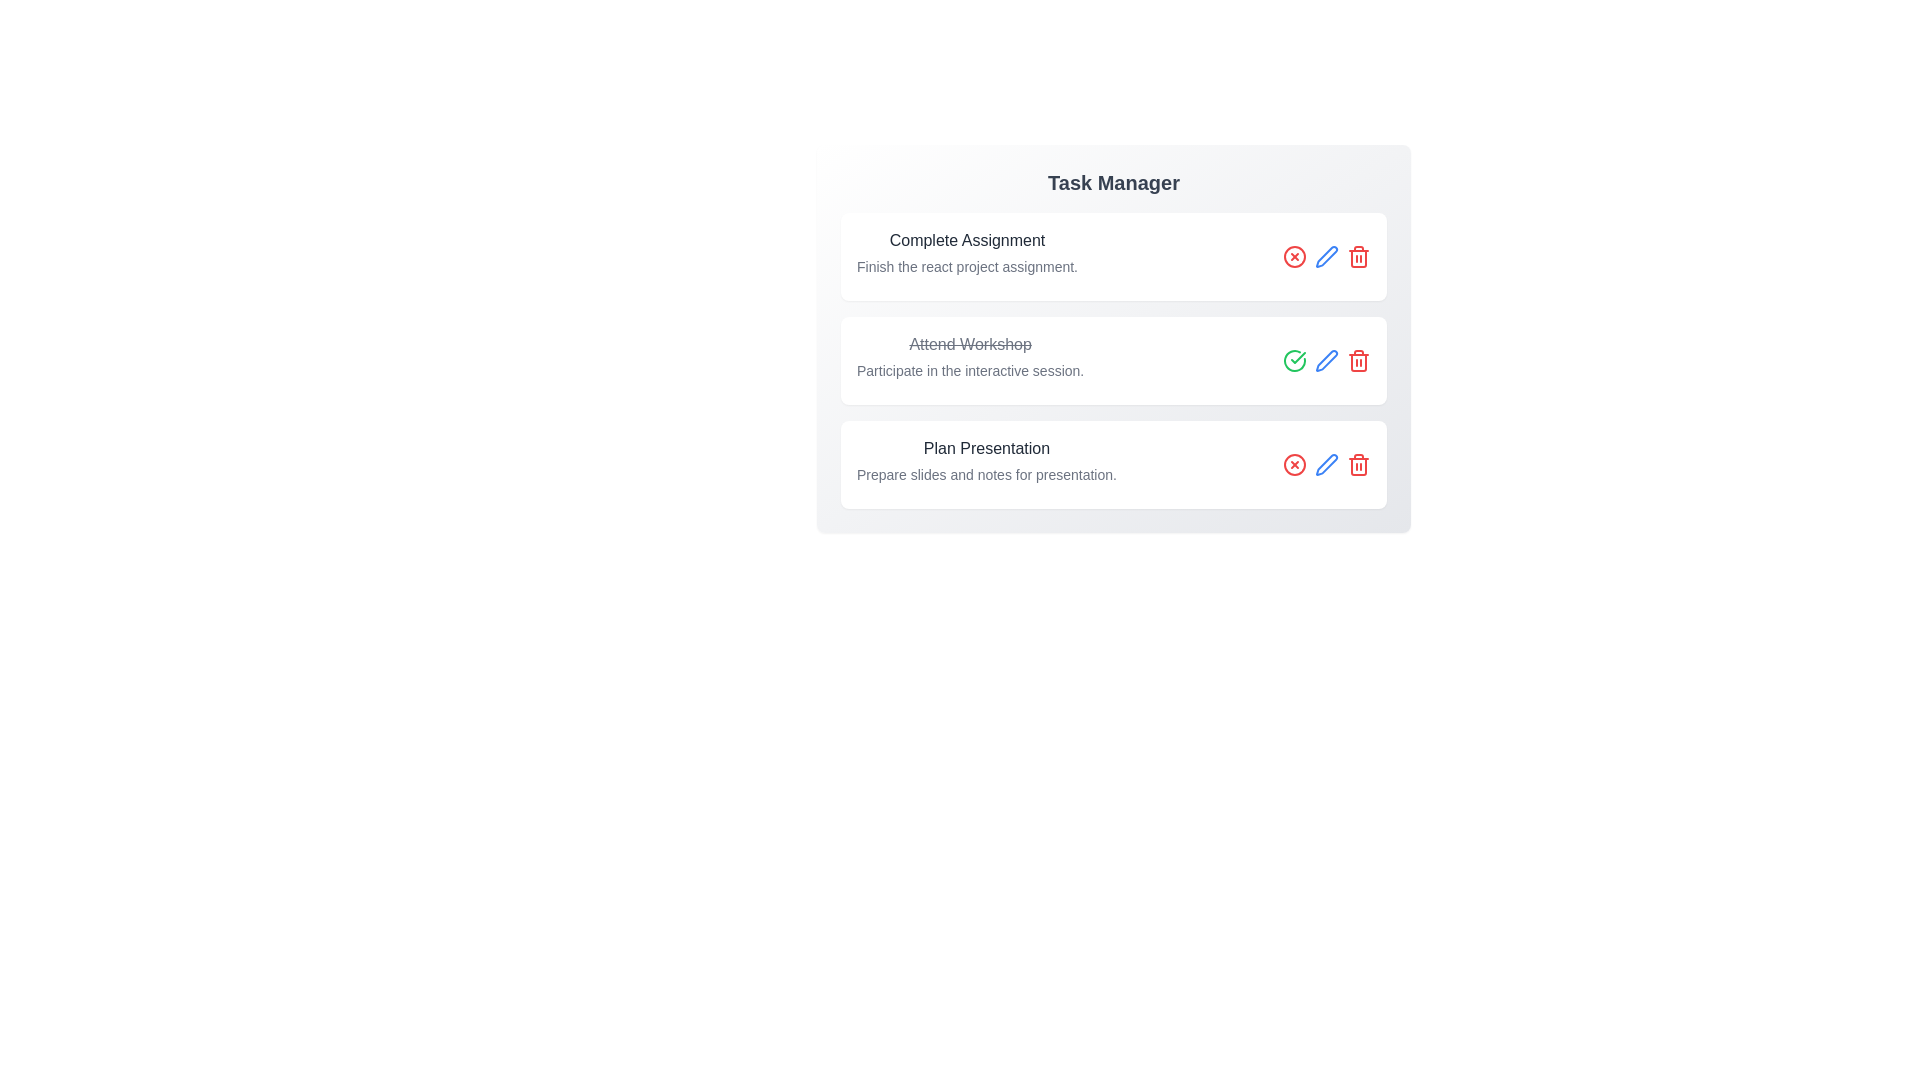 This screenshot has width=1920, height=1080. What do you see at coordinates (1358, 256) in the screenshot?
I see `delete button for the task titled 'Complete Assignment'` at bounding box center [1358, 256].